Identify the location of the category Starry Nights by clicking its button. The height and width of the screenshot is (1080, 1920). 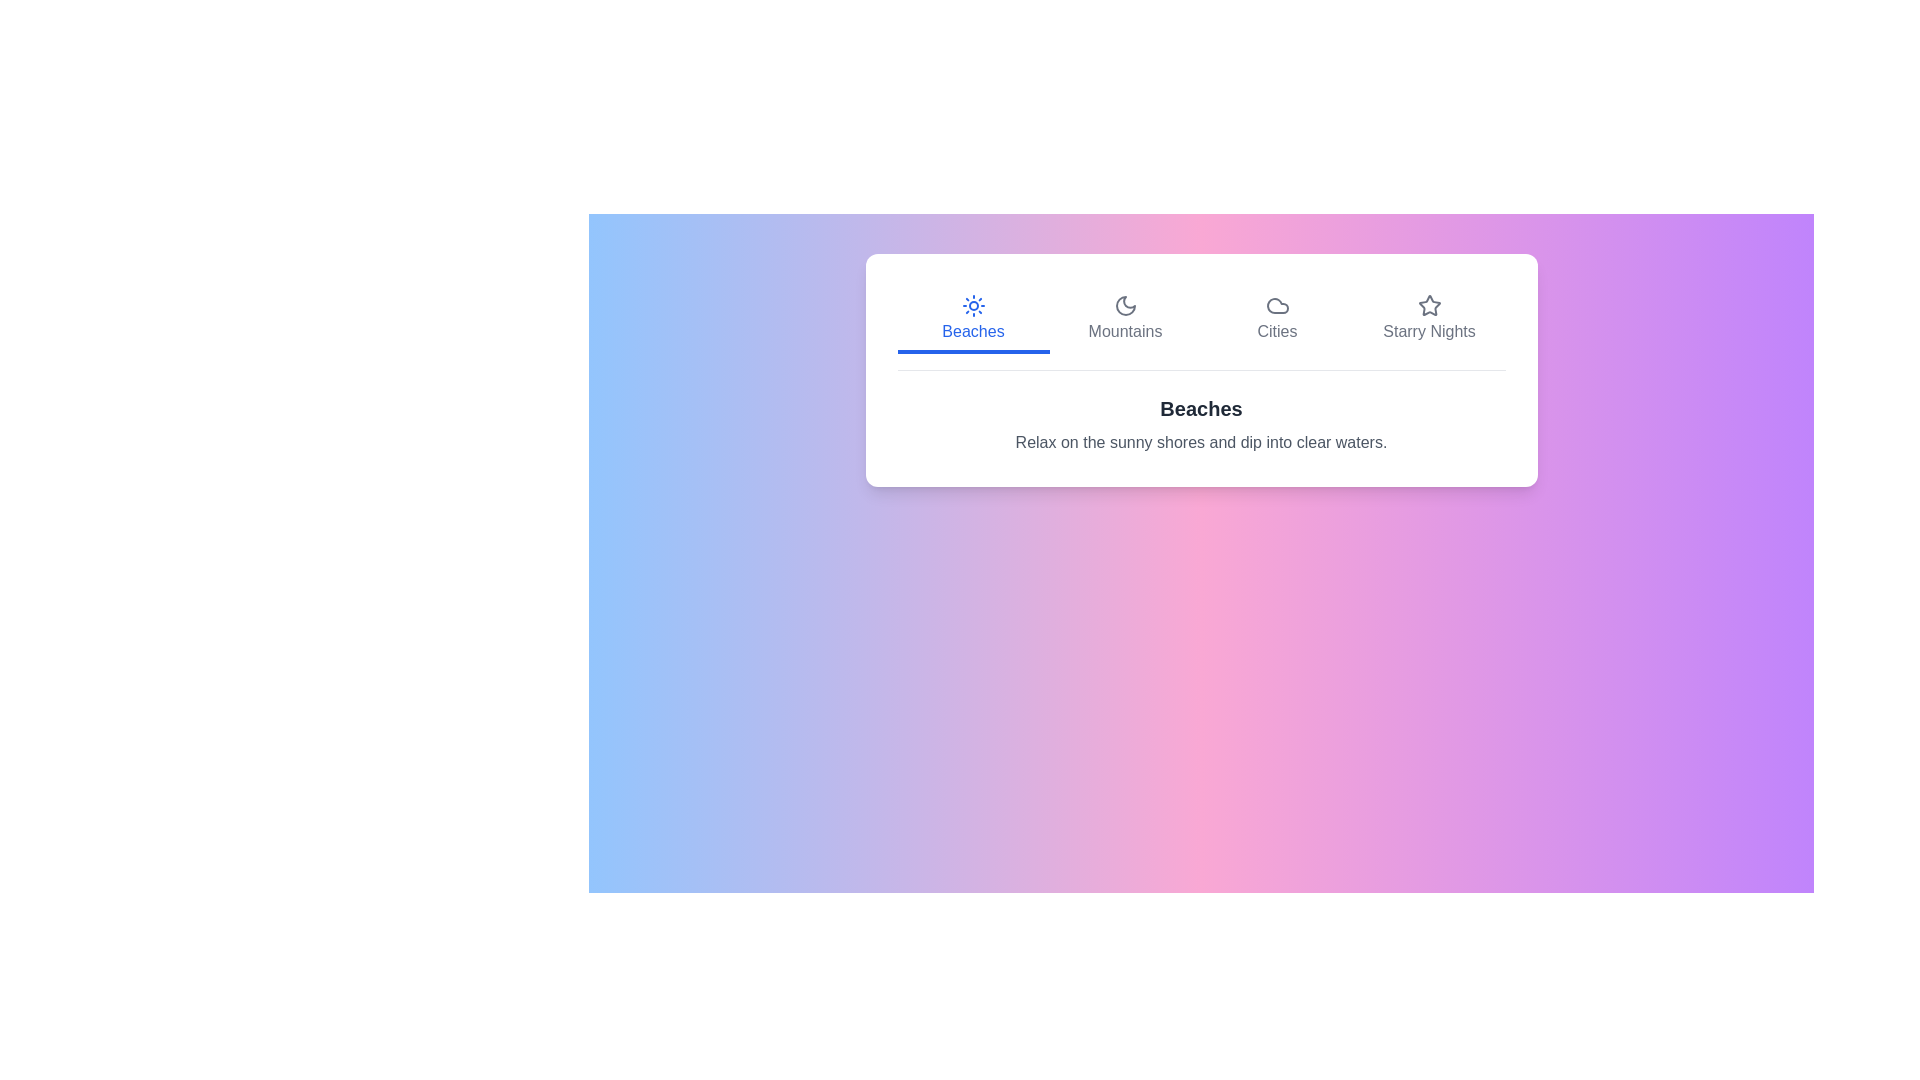
(1428, 319).